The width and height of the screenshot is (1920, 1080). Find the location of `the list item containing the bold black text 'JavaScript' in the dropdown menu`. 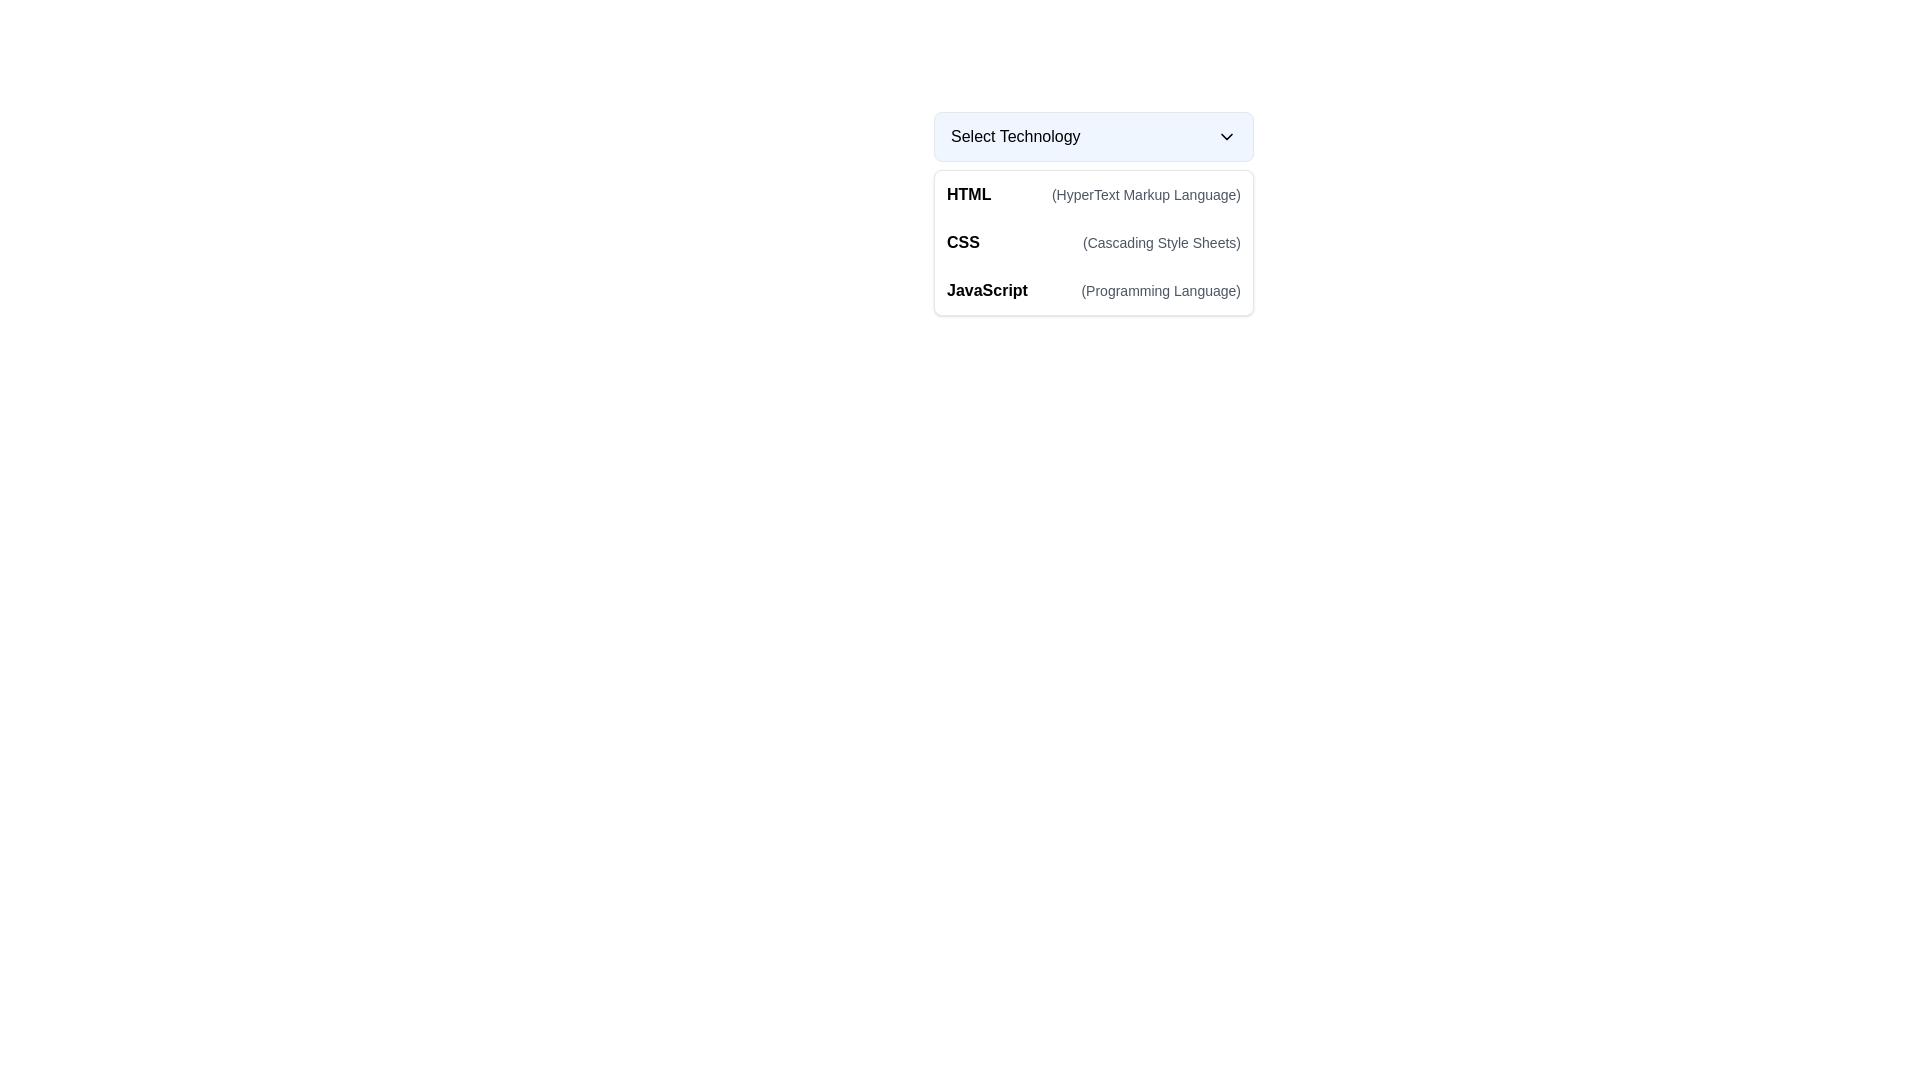

the list item containing the bold black text 'JavaScript' in the dropdown menu is located at coordinates (1093, 290).